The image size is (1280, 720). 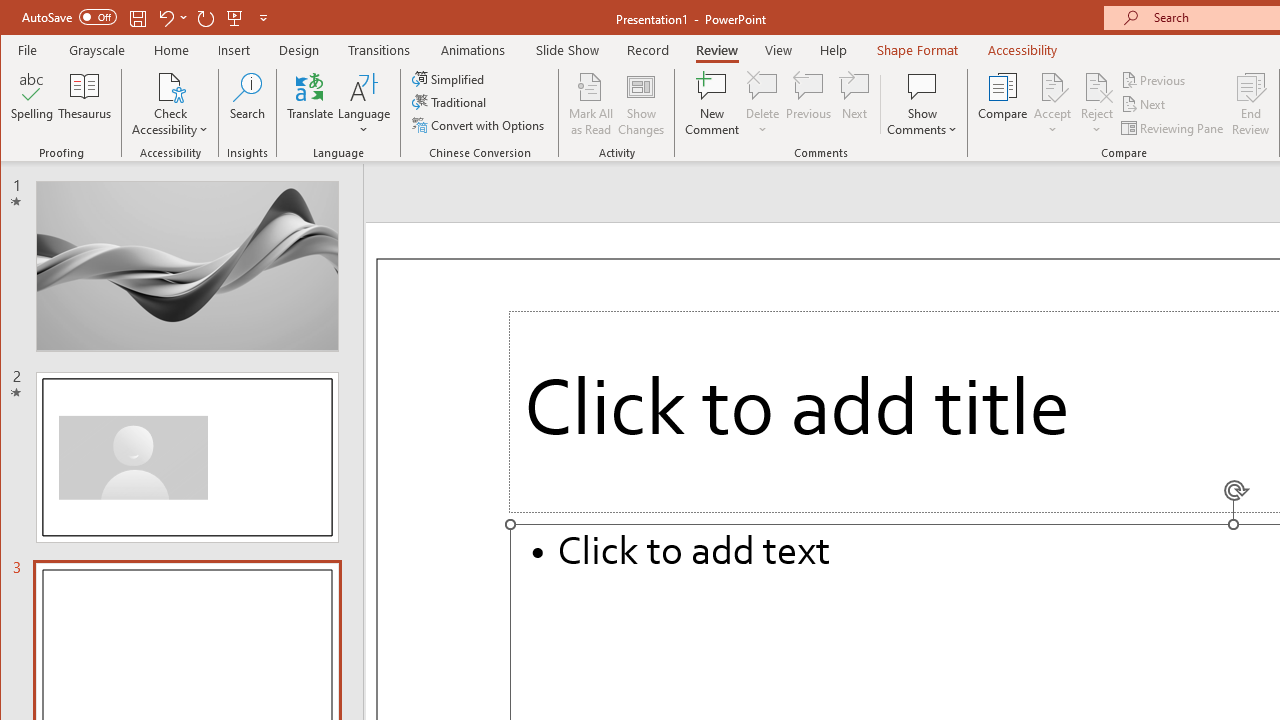 I want to click on 'Language', so click(x=364, y=104).